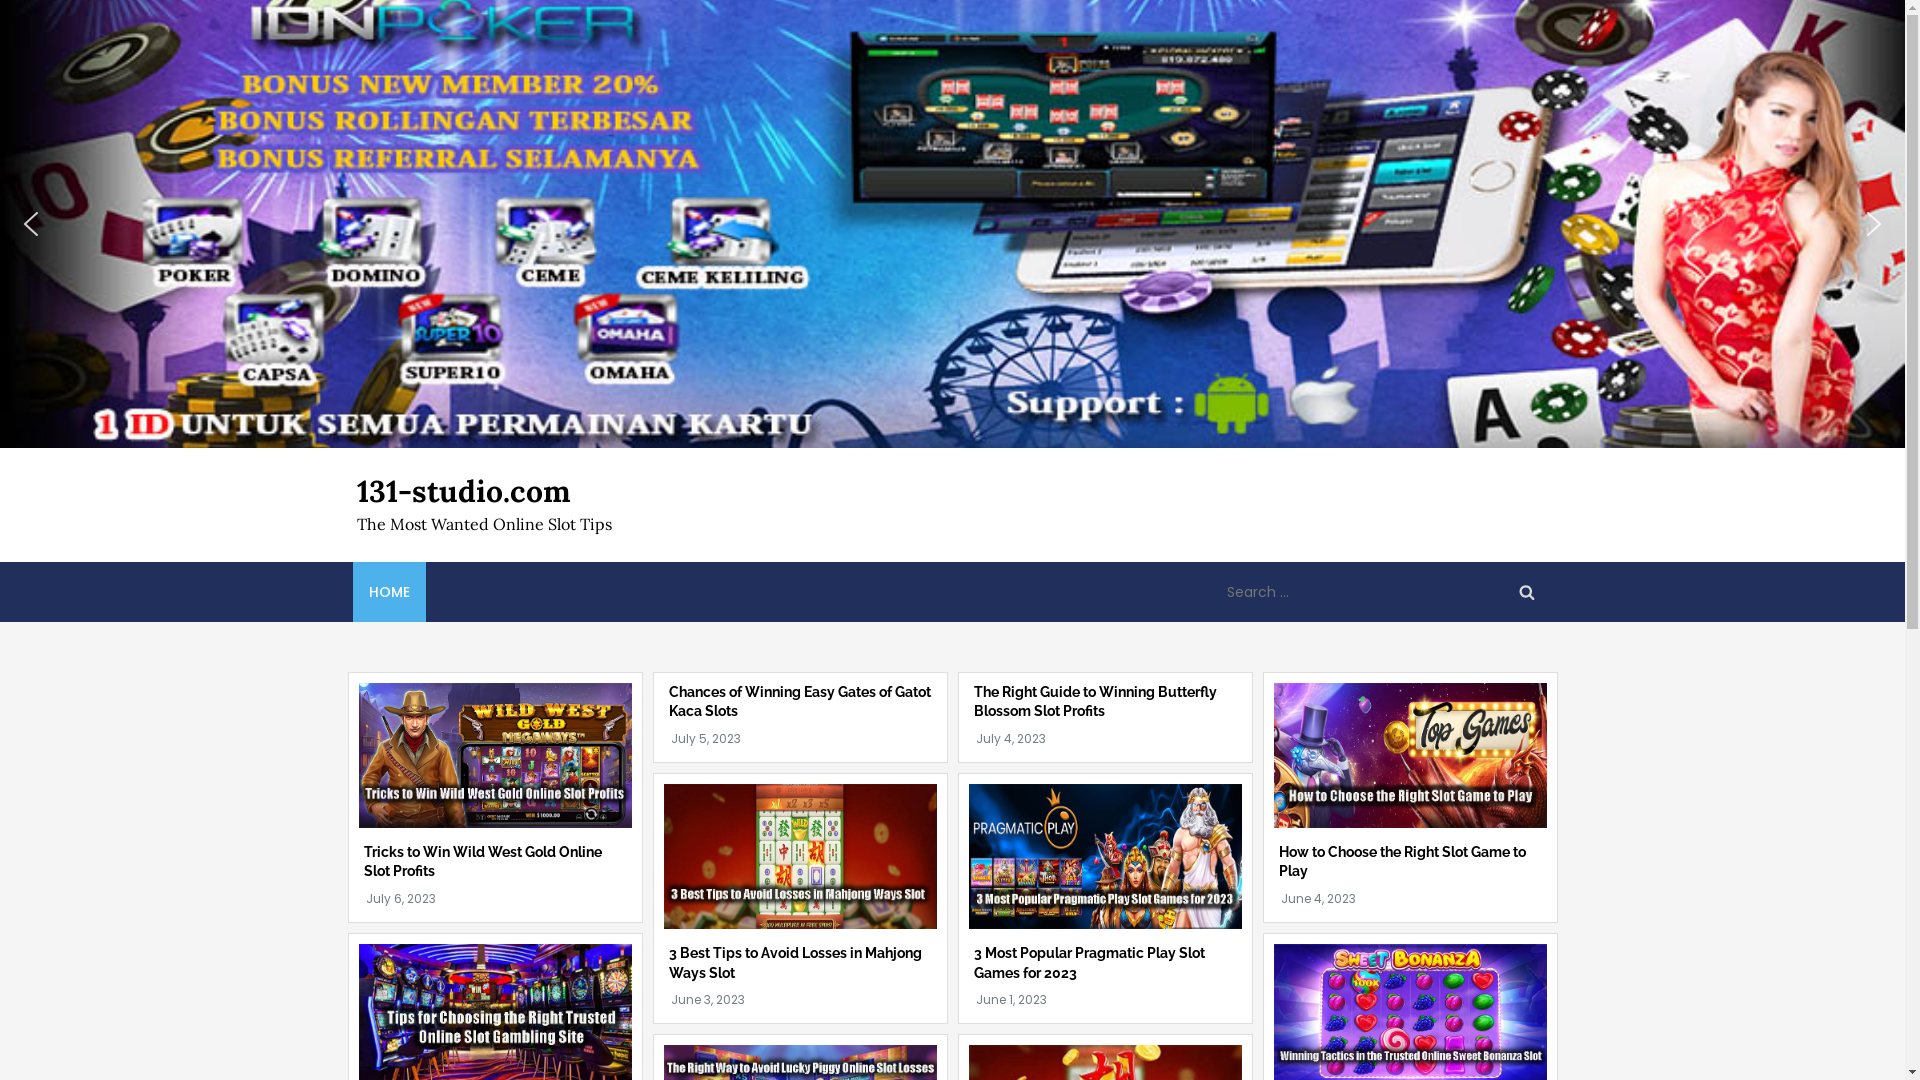  I want to click on 'Tricks to Win Wild West Gold Online Slot Profits', so click(483, 860).